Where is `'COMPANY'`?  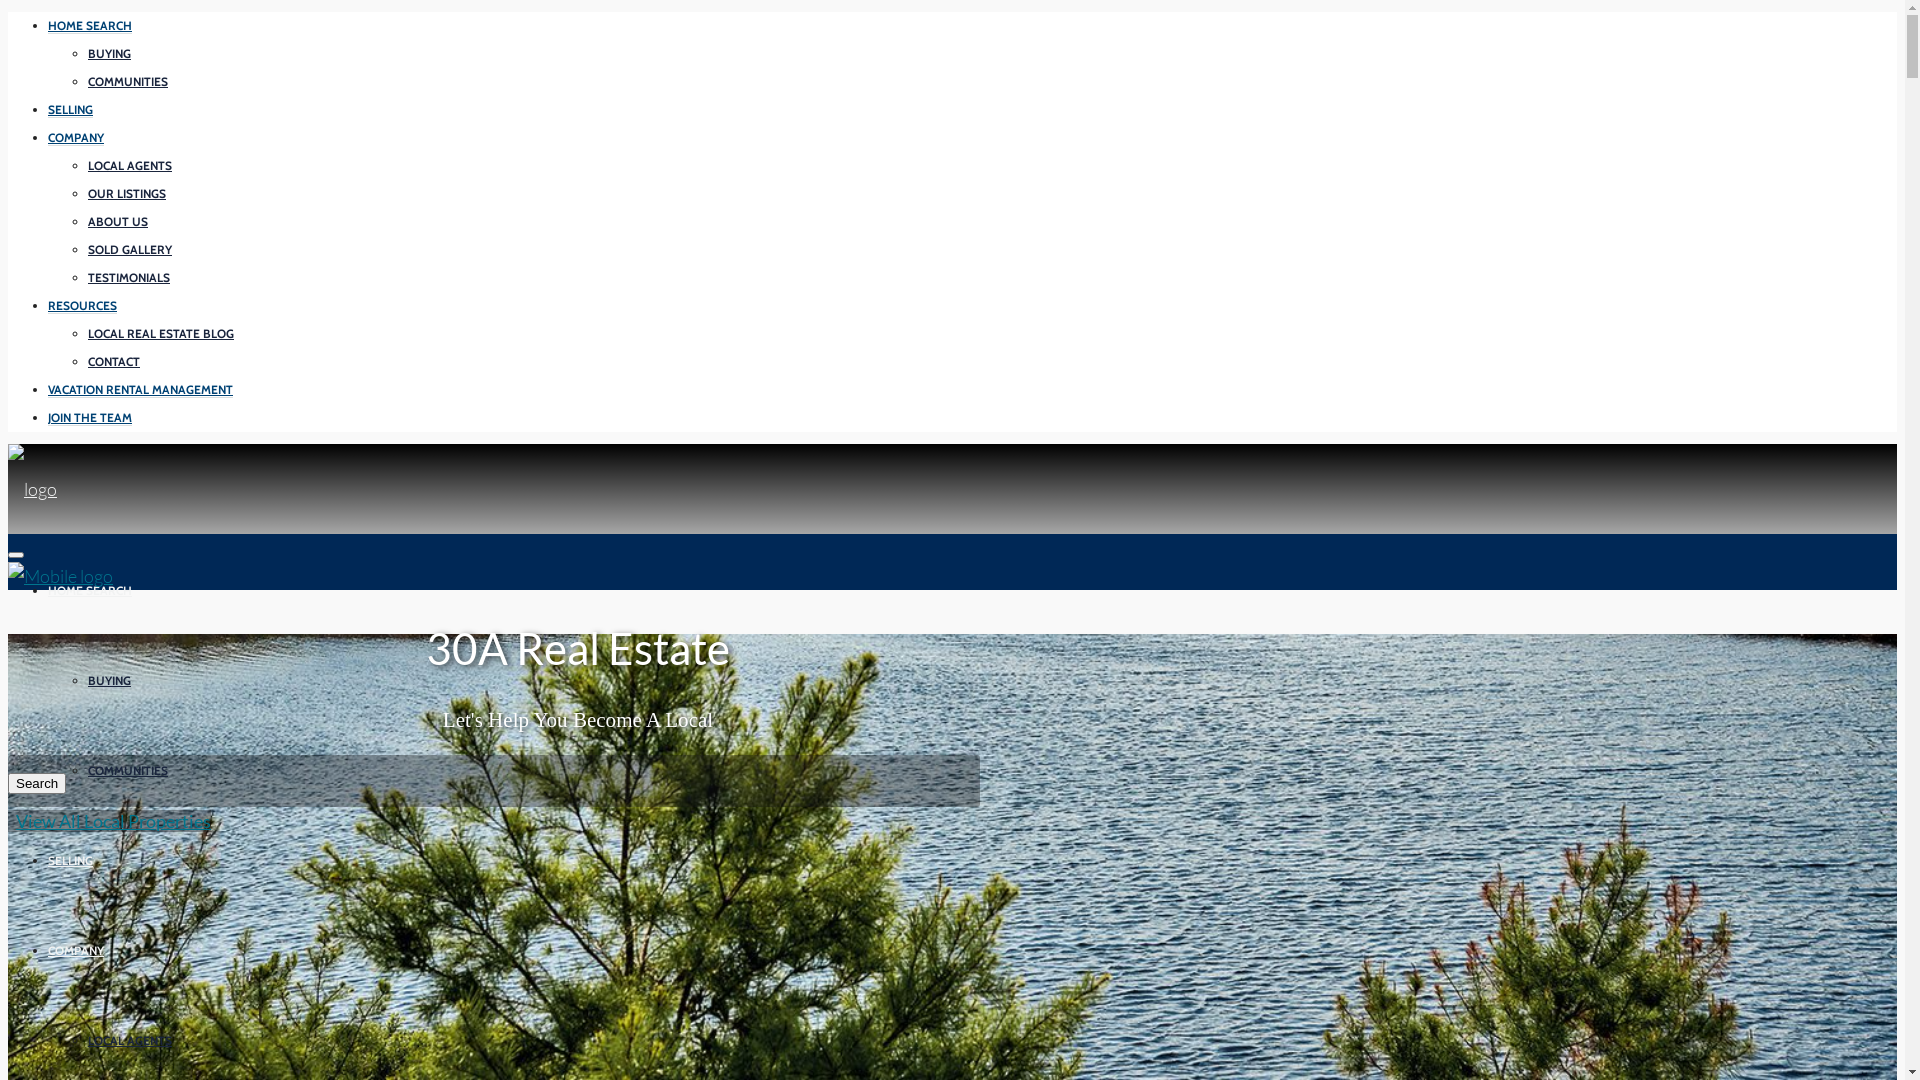
'COMPANY' is located at coordinates (48, 949).